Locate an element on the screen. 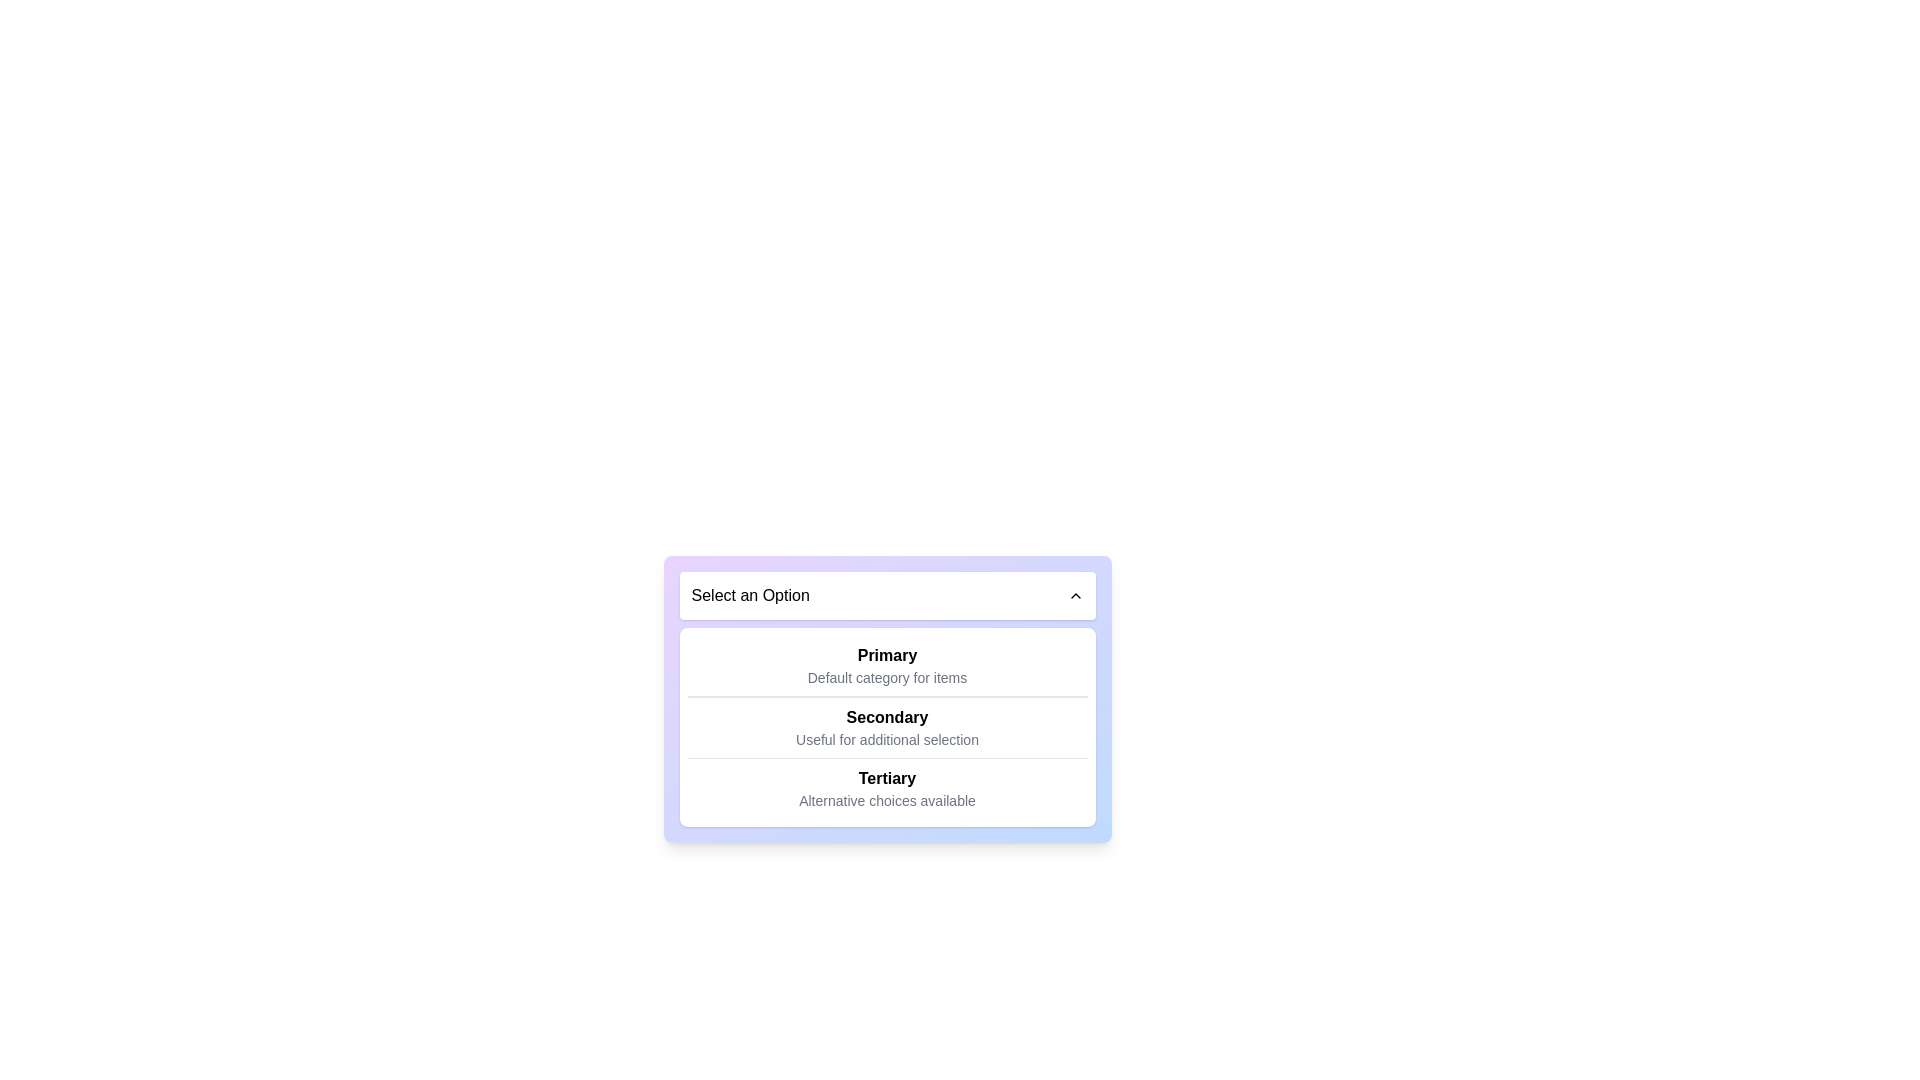 The image size is (1920, 1080). the list item labeled 'Tertiary' is located at coordinates (886, 787).